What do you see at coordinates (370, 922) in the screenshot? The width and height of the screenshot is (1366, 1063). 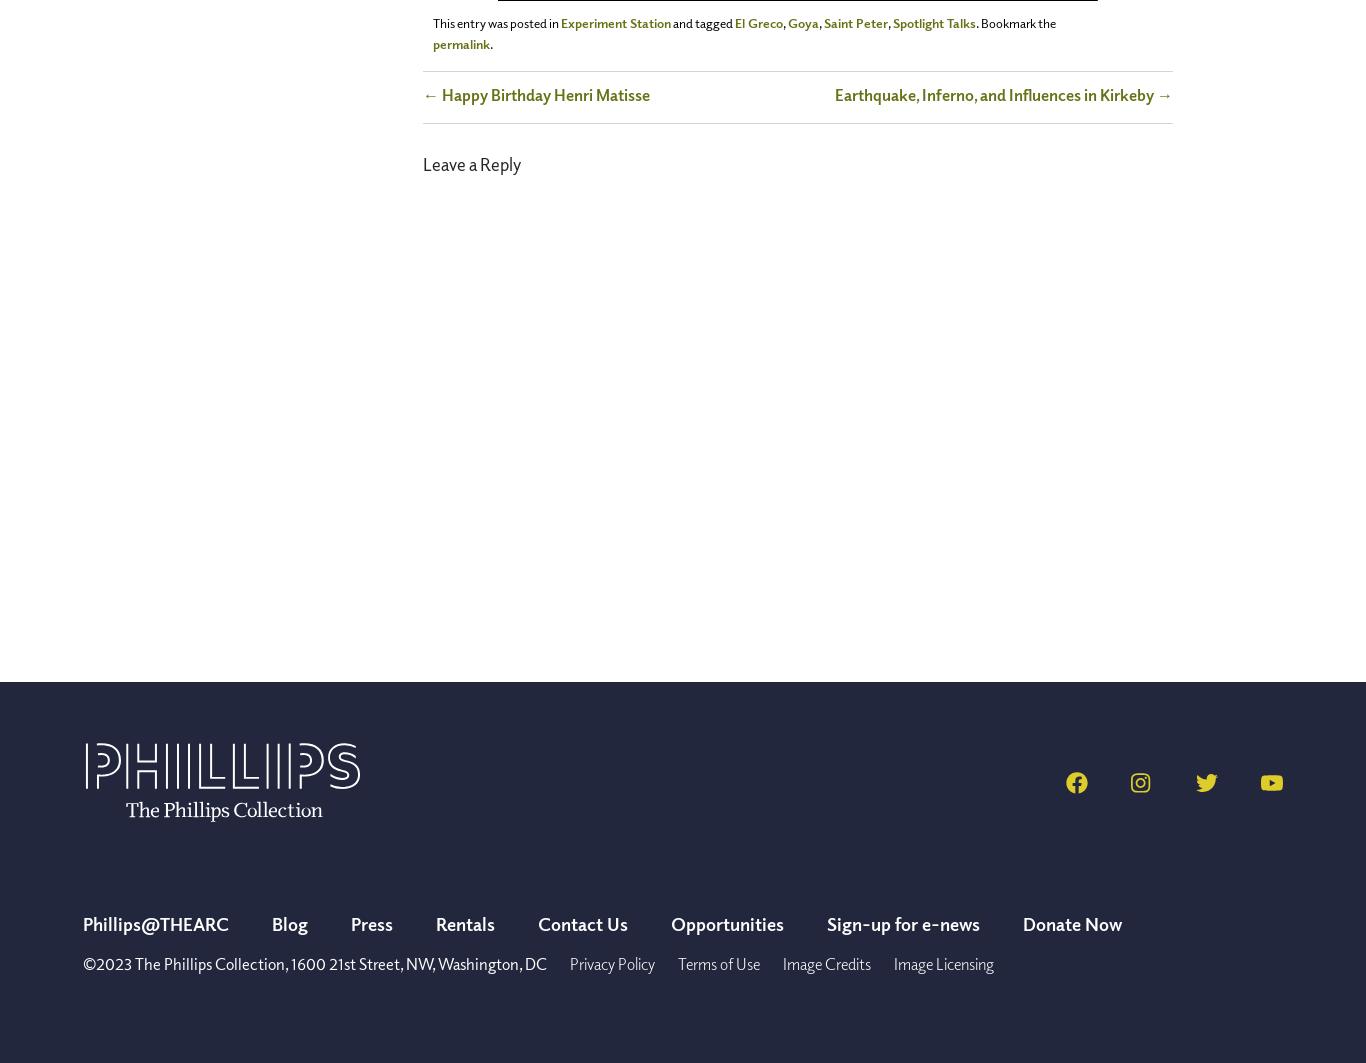 I see `'Press'` at bounding box center [370, 922].